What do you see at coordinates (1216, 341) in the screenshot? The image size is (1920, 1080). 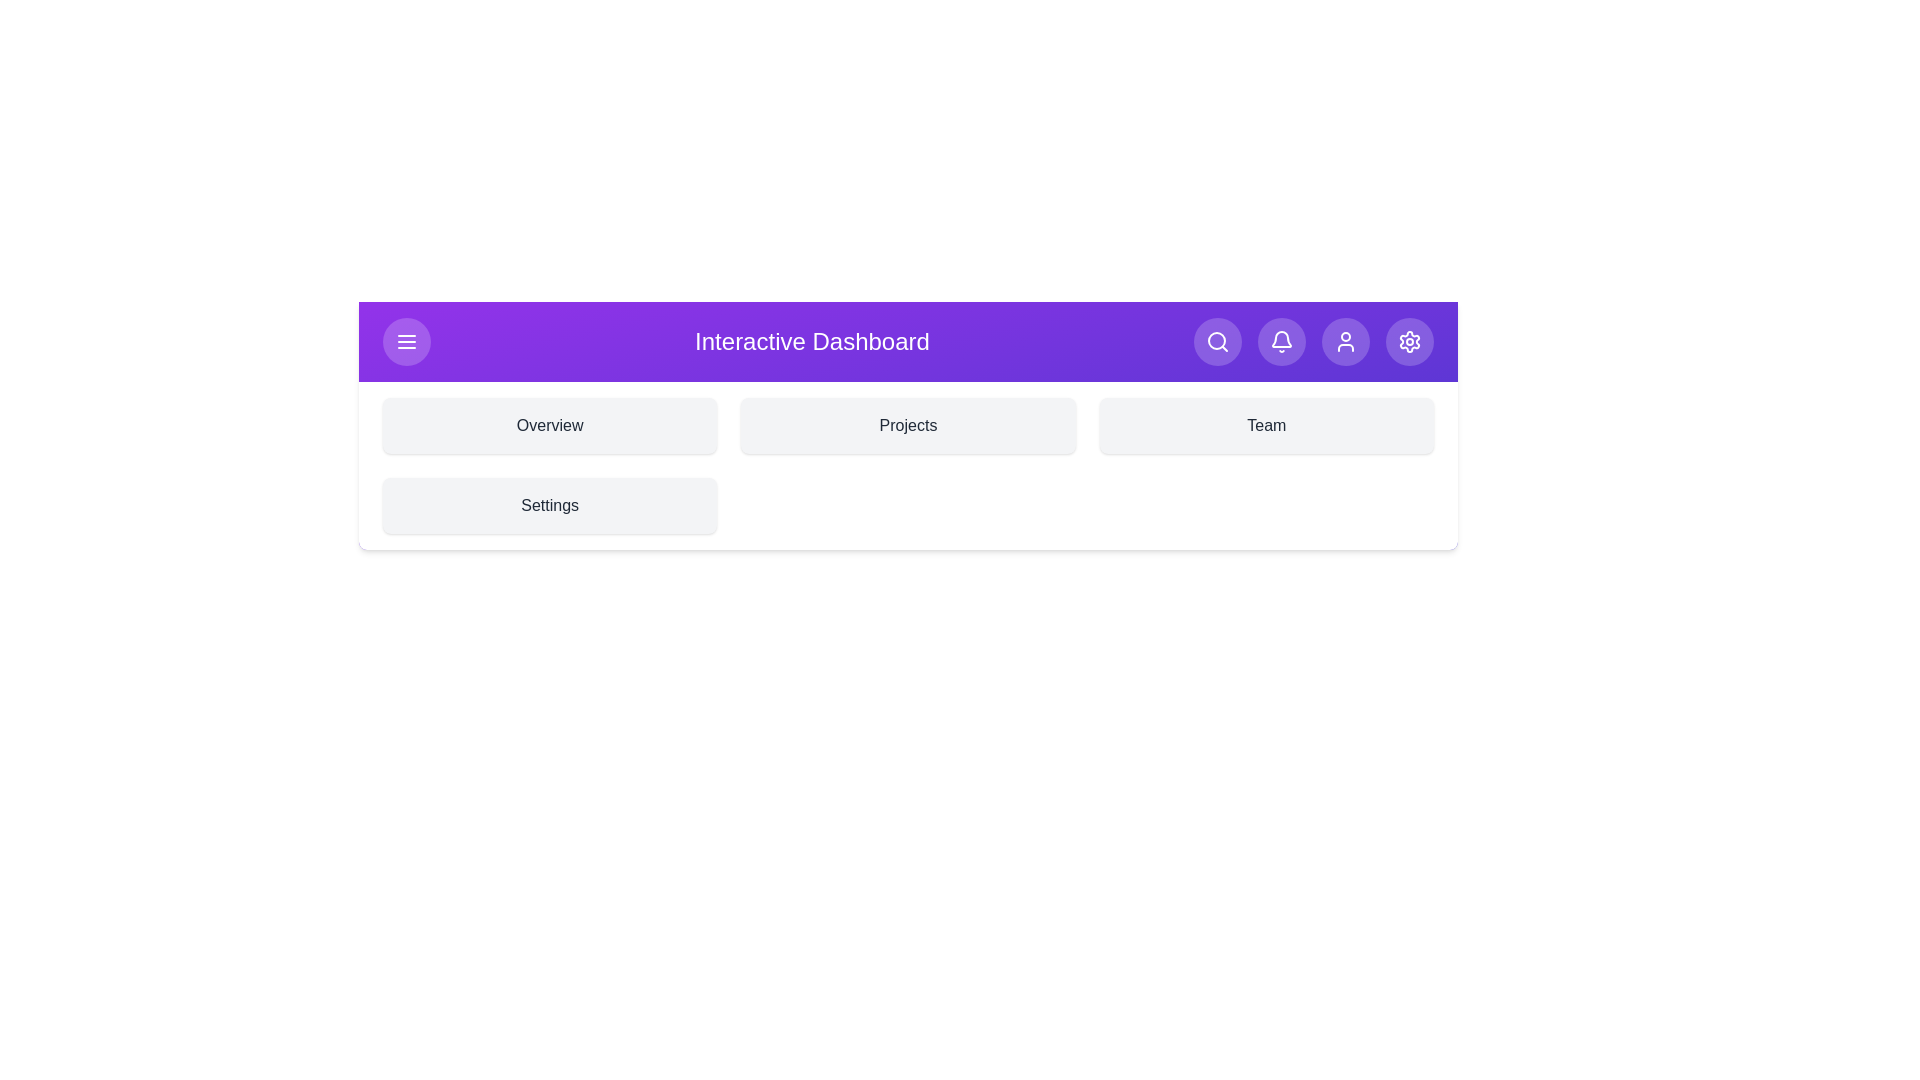 I see `the button labeled Search to observe visual feedback` at bounding box center [1216, 341].